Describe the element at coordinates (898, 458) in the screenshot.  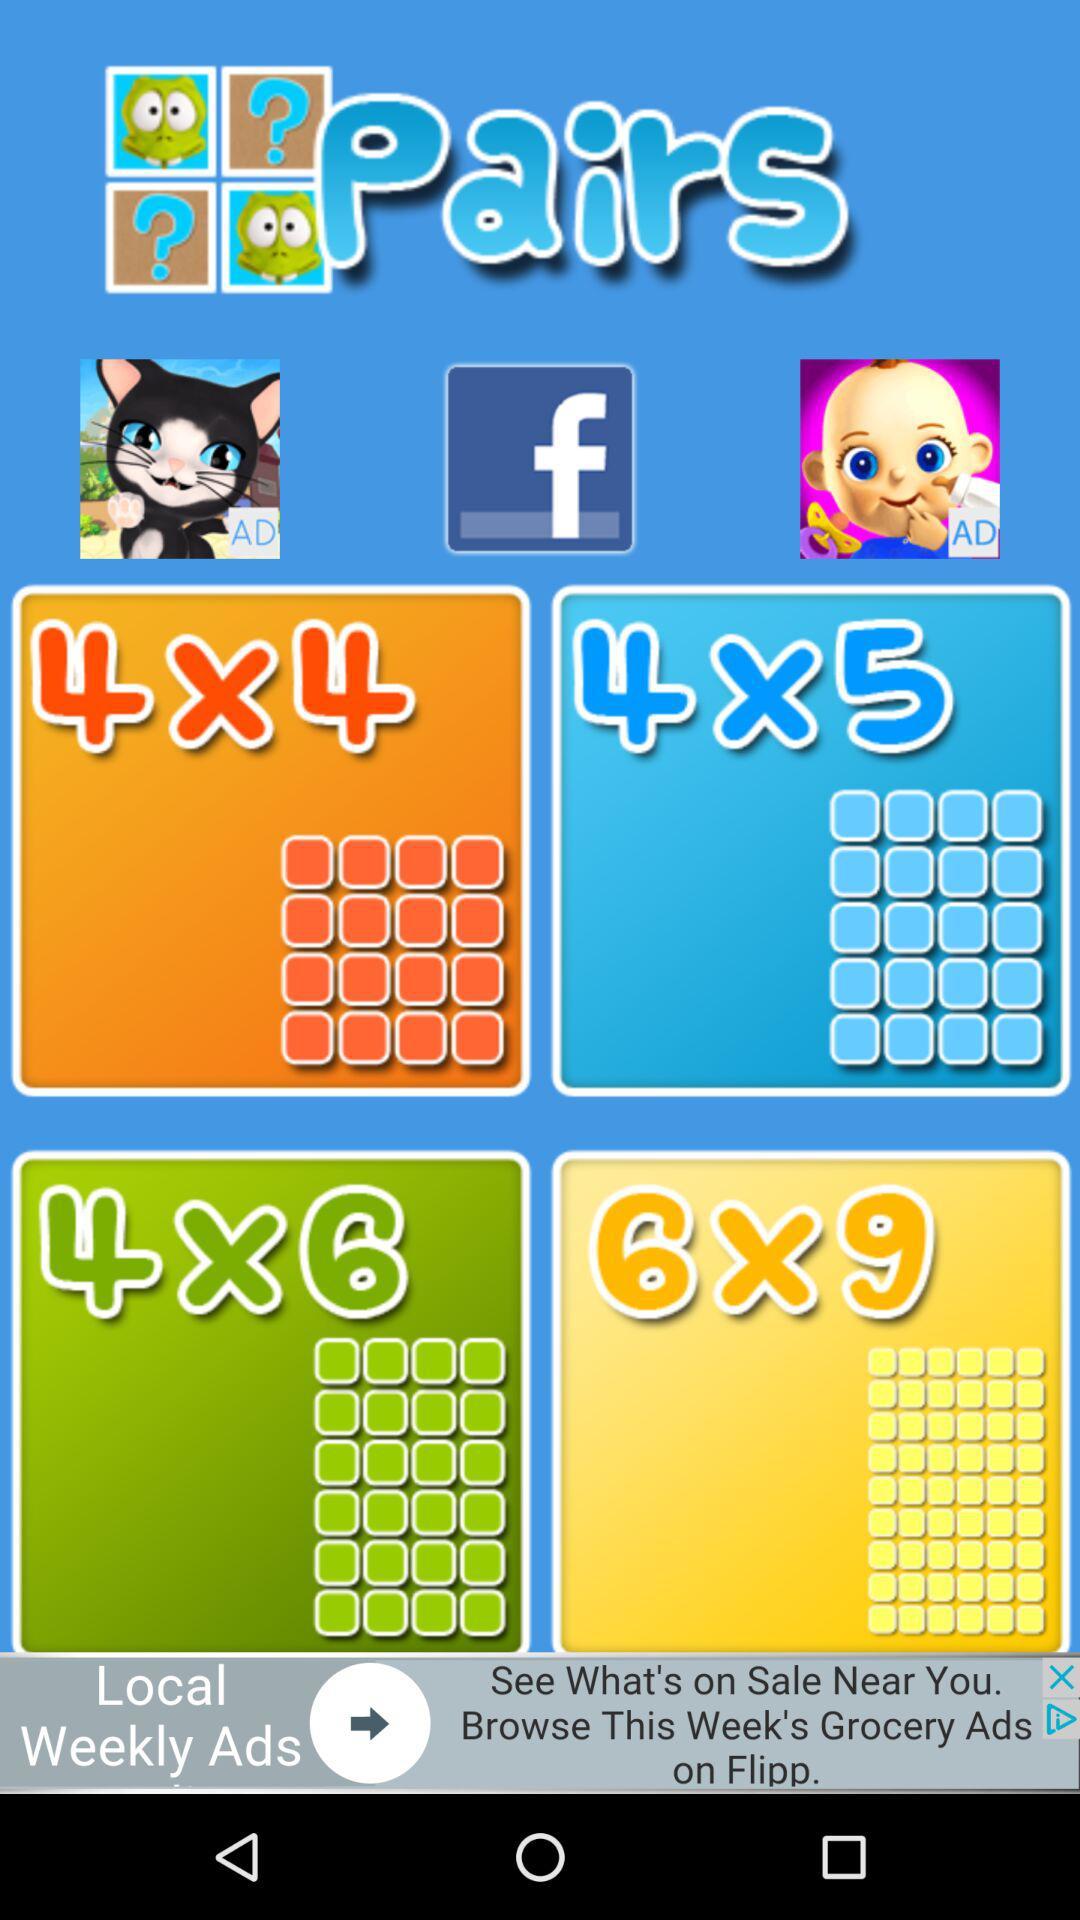
I see `game page` at that location.